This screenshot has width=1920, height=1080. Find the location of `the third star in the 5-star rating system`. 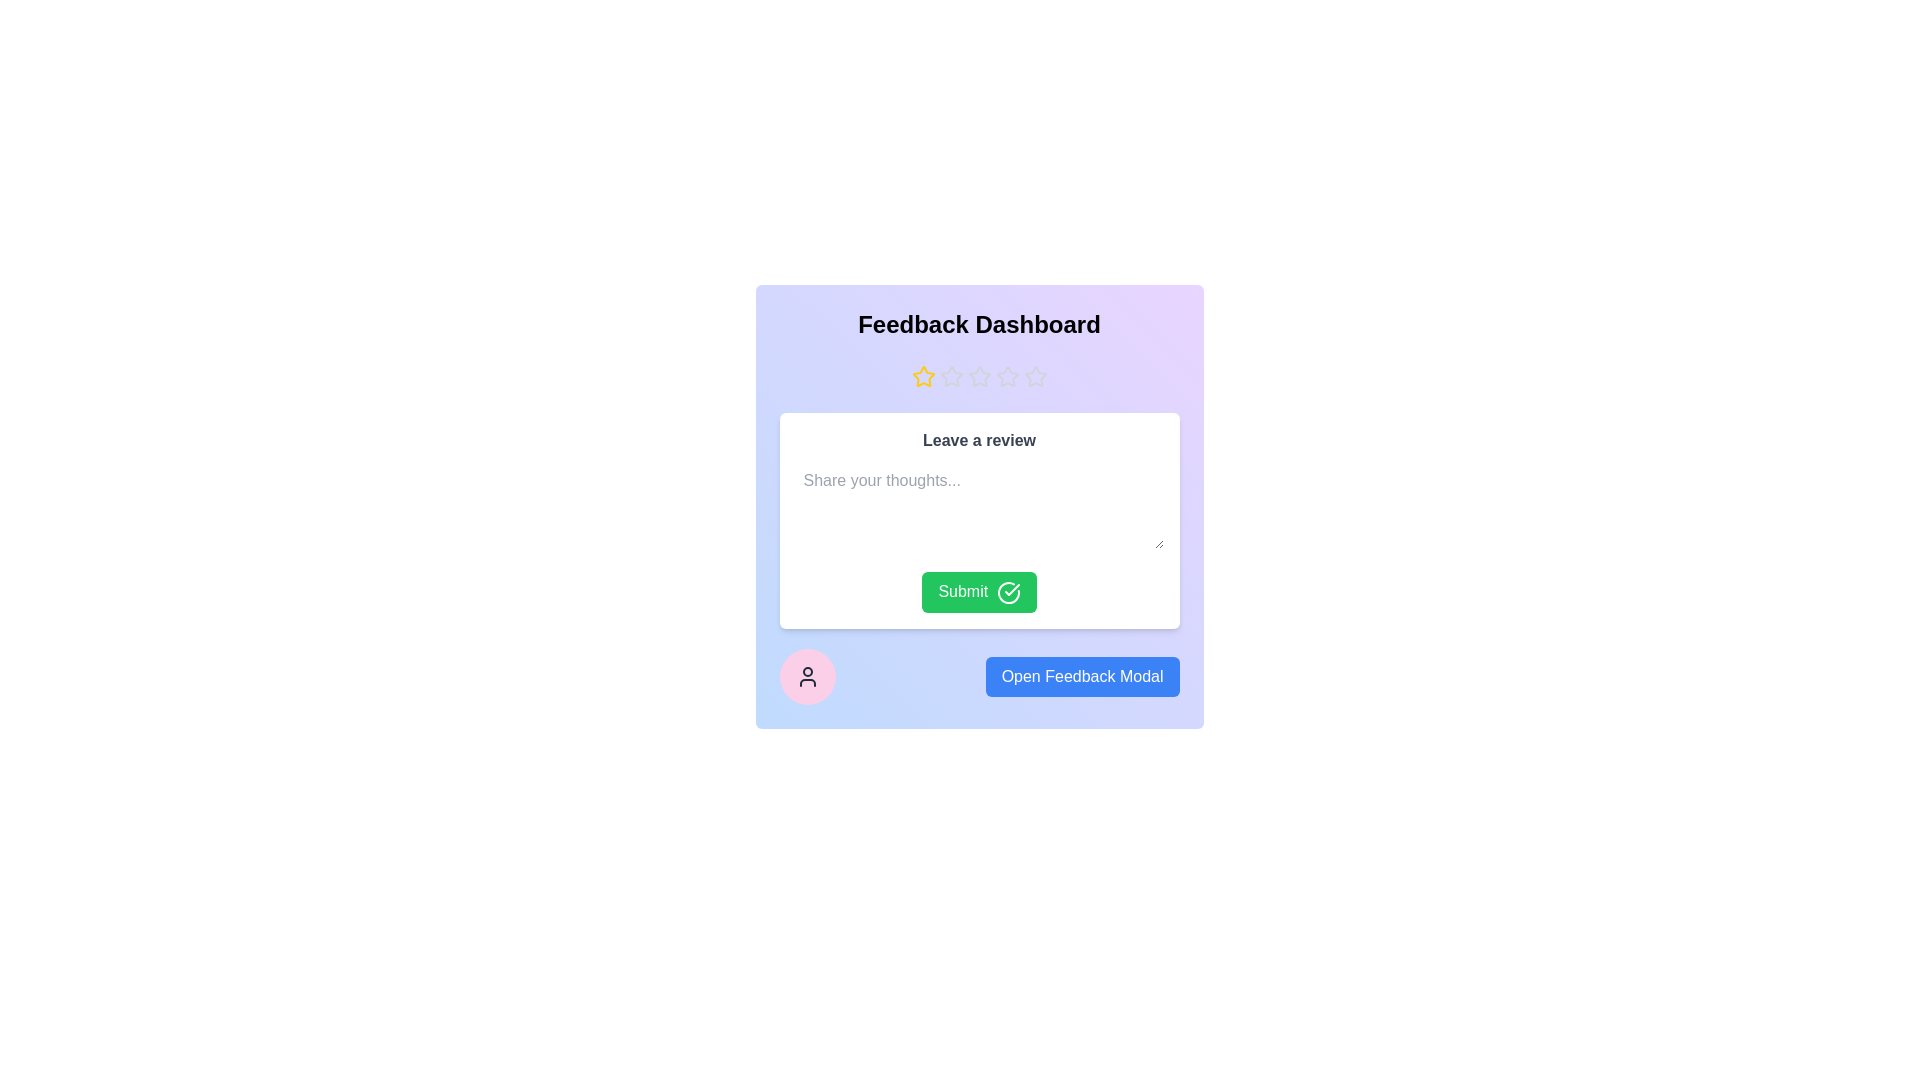

the third star in the 5-star rating system is located at coordinates (1007, 376).